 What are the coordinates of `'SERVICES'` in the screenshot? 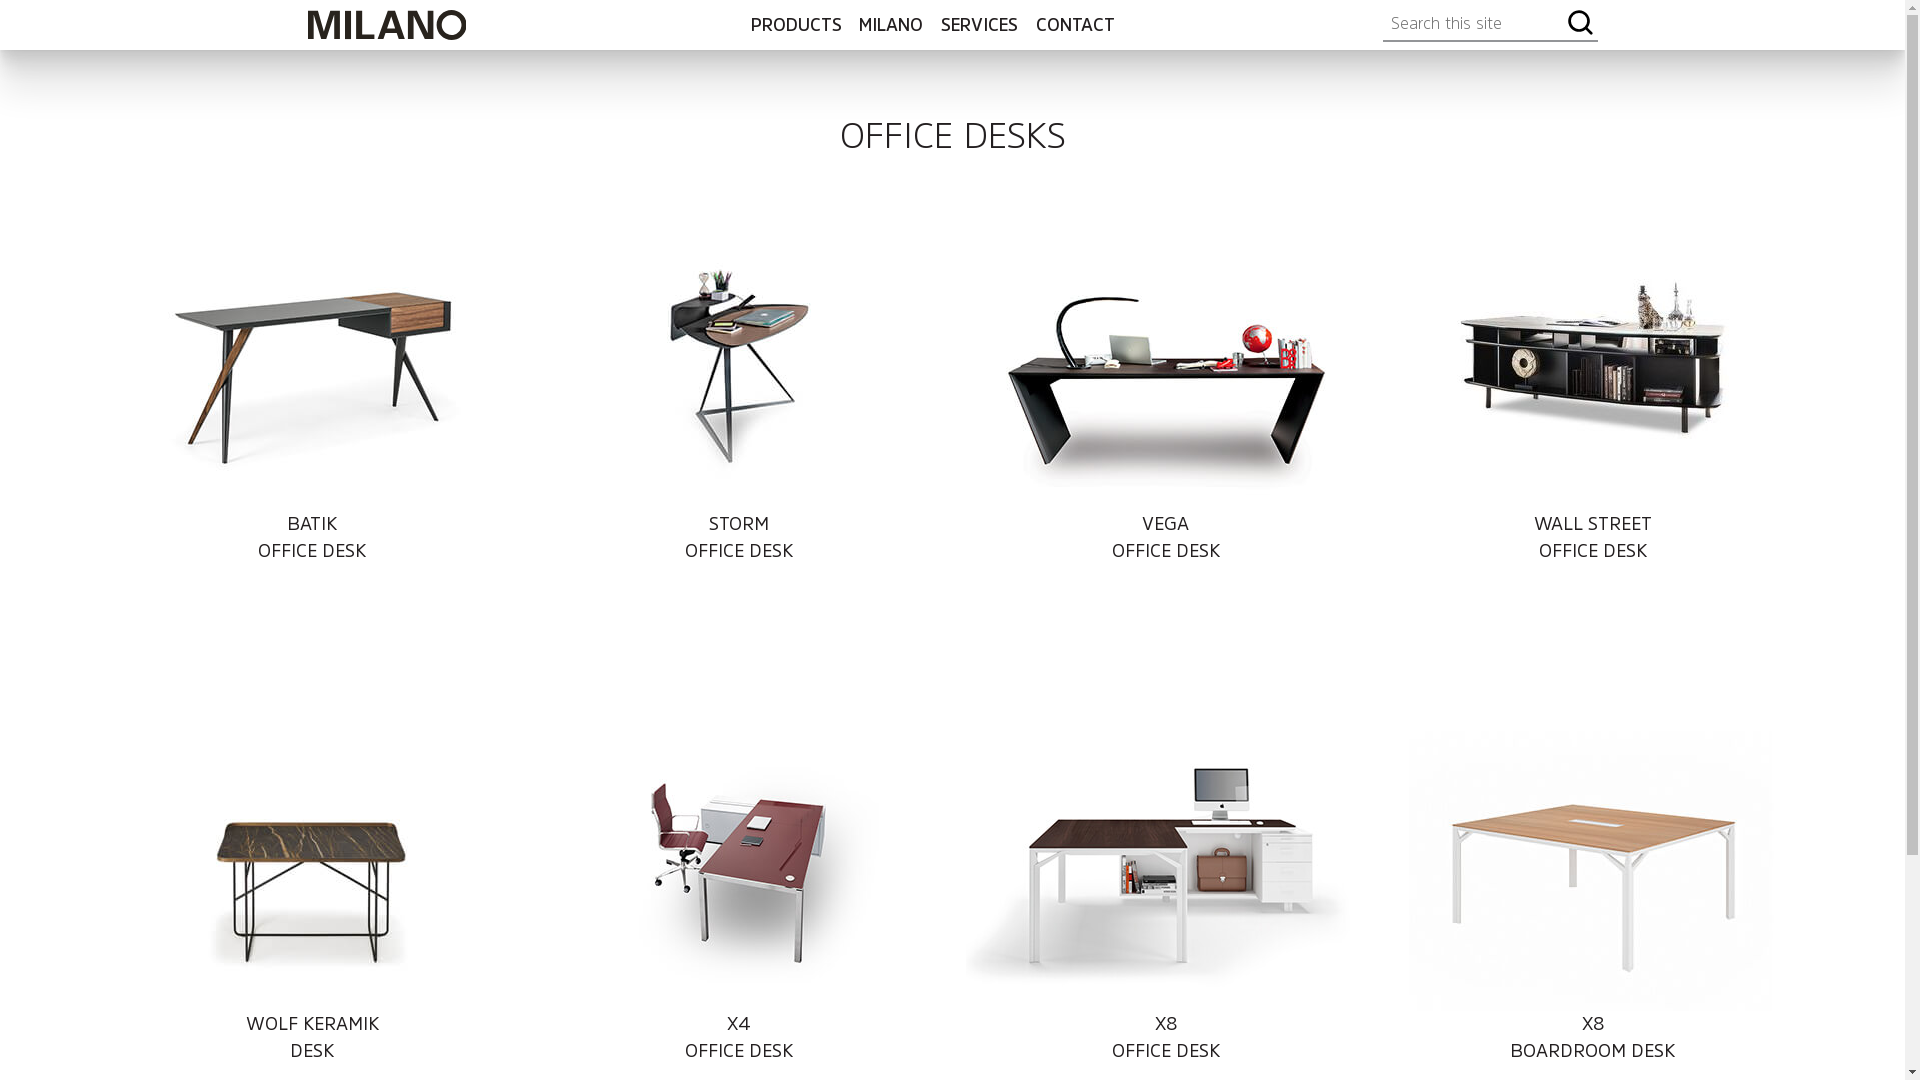 It's located at (979, 24).